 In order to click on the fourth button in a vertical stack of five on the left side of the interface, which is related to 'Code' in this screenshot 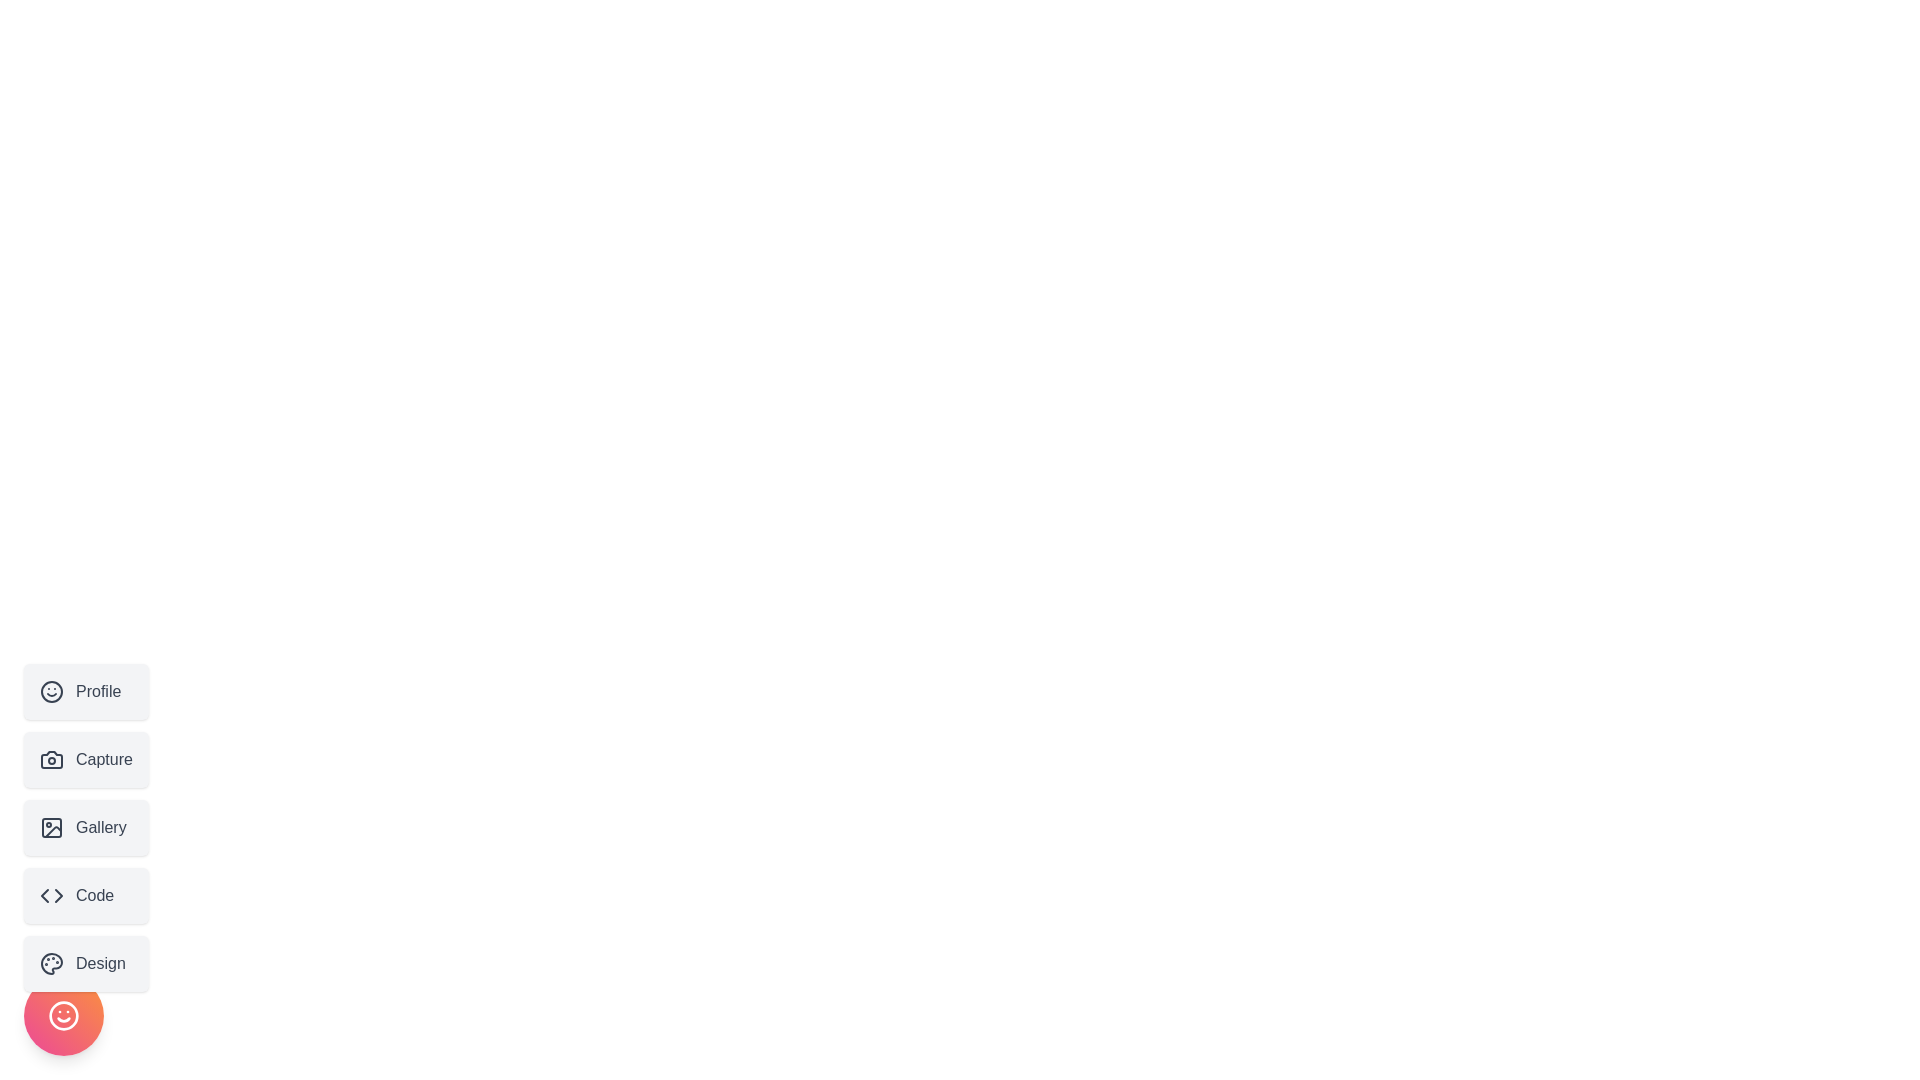, I will do `click(85, 894)`.